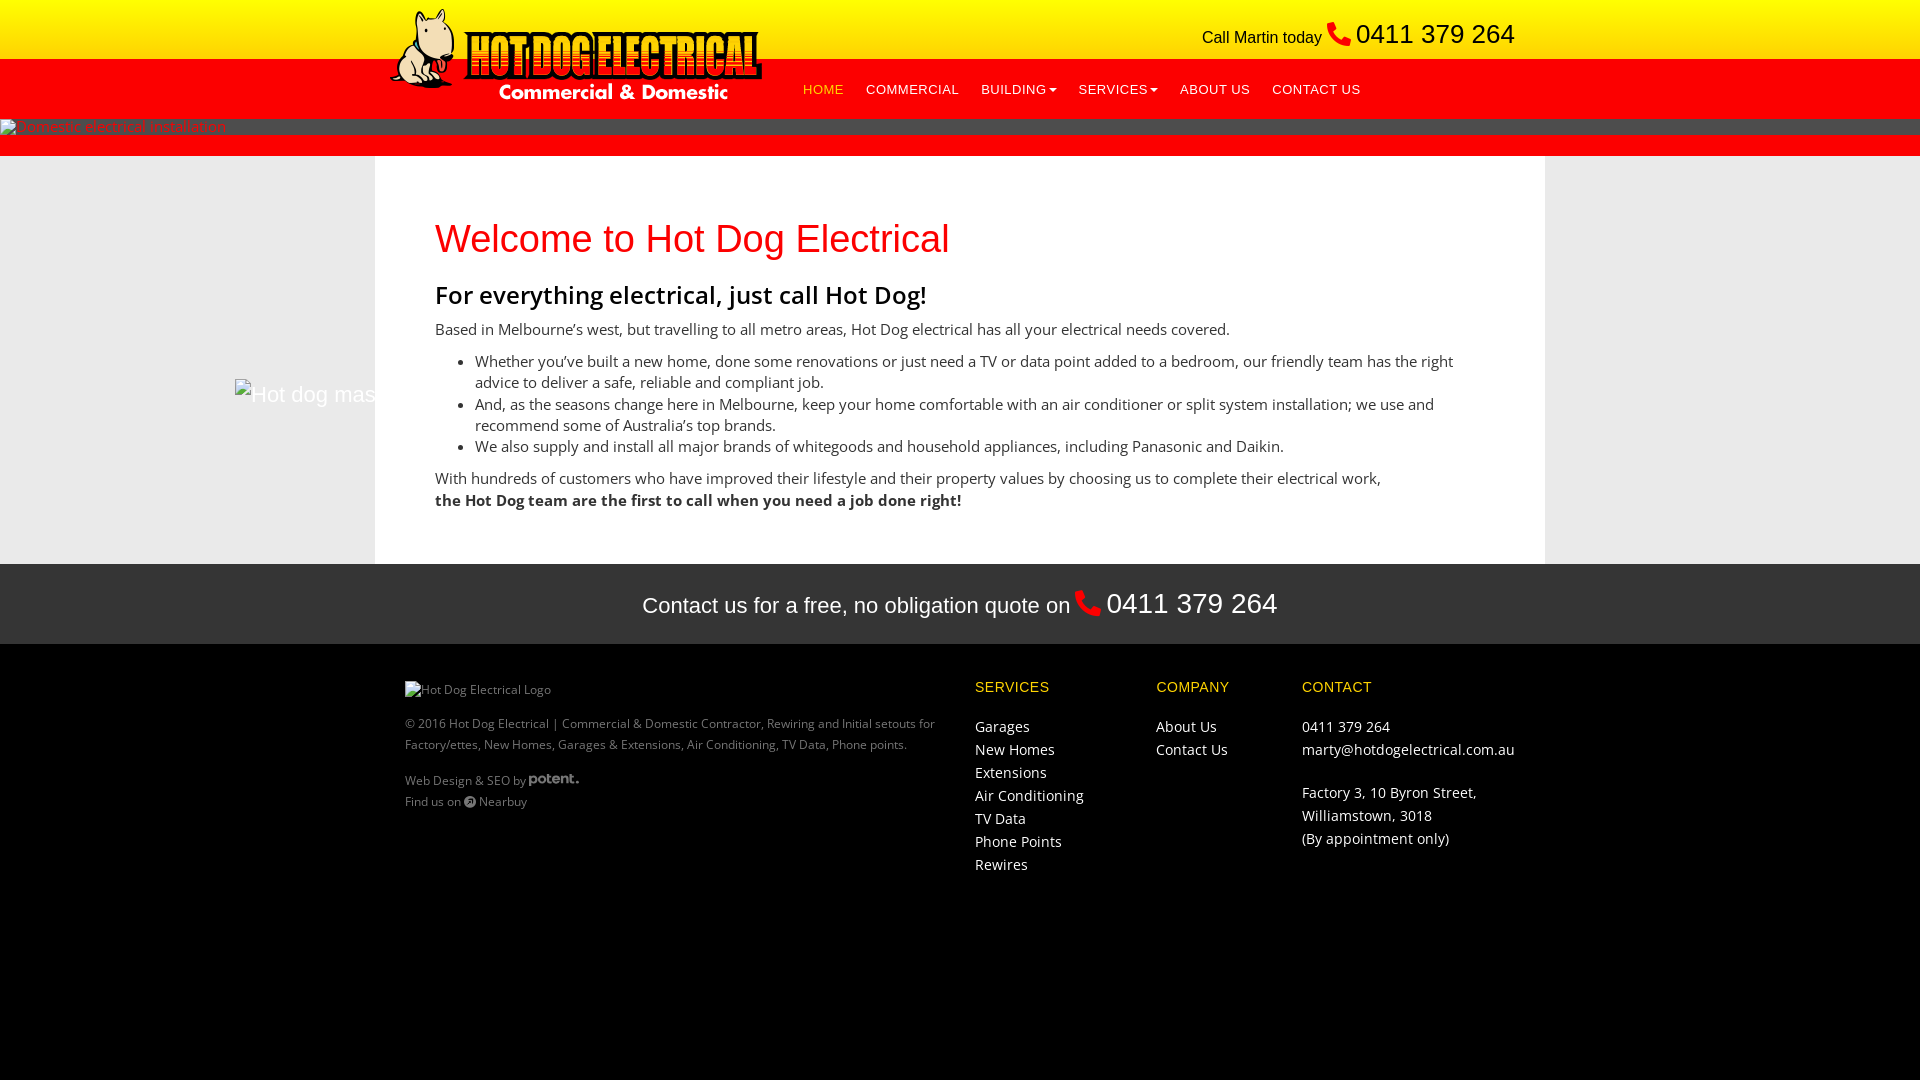  What do you see at coordinates (1011, 771) in the screenshot?
I see `'Extensions'` at bounding box center [1011, 771].